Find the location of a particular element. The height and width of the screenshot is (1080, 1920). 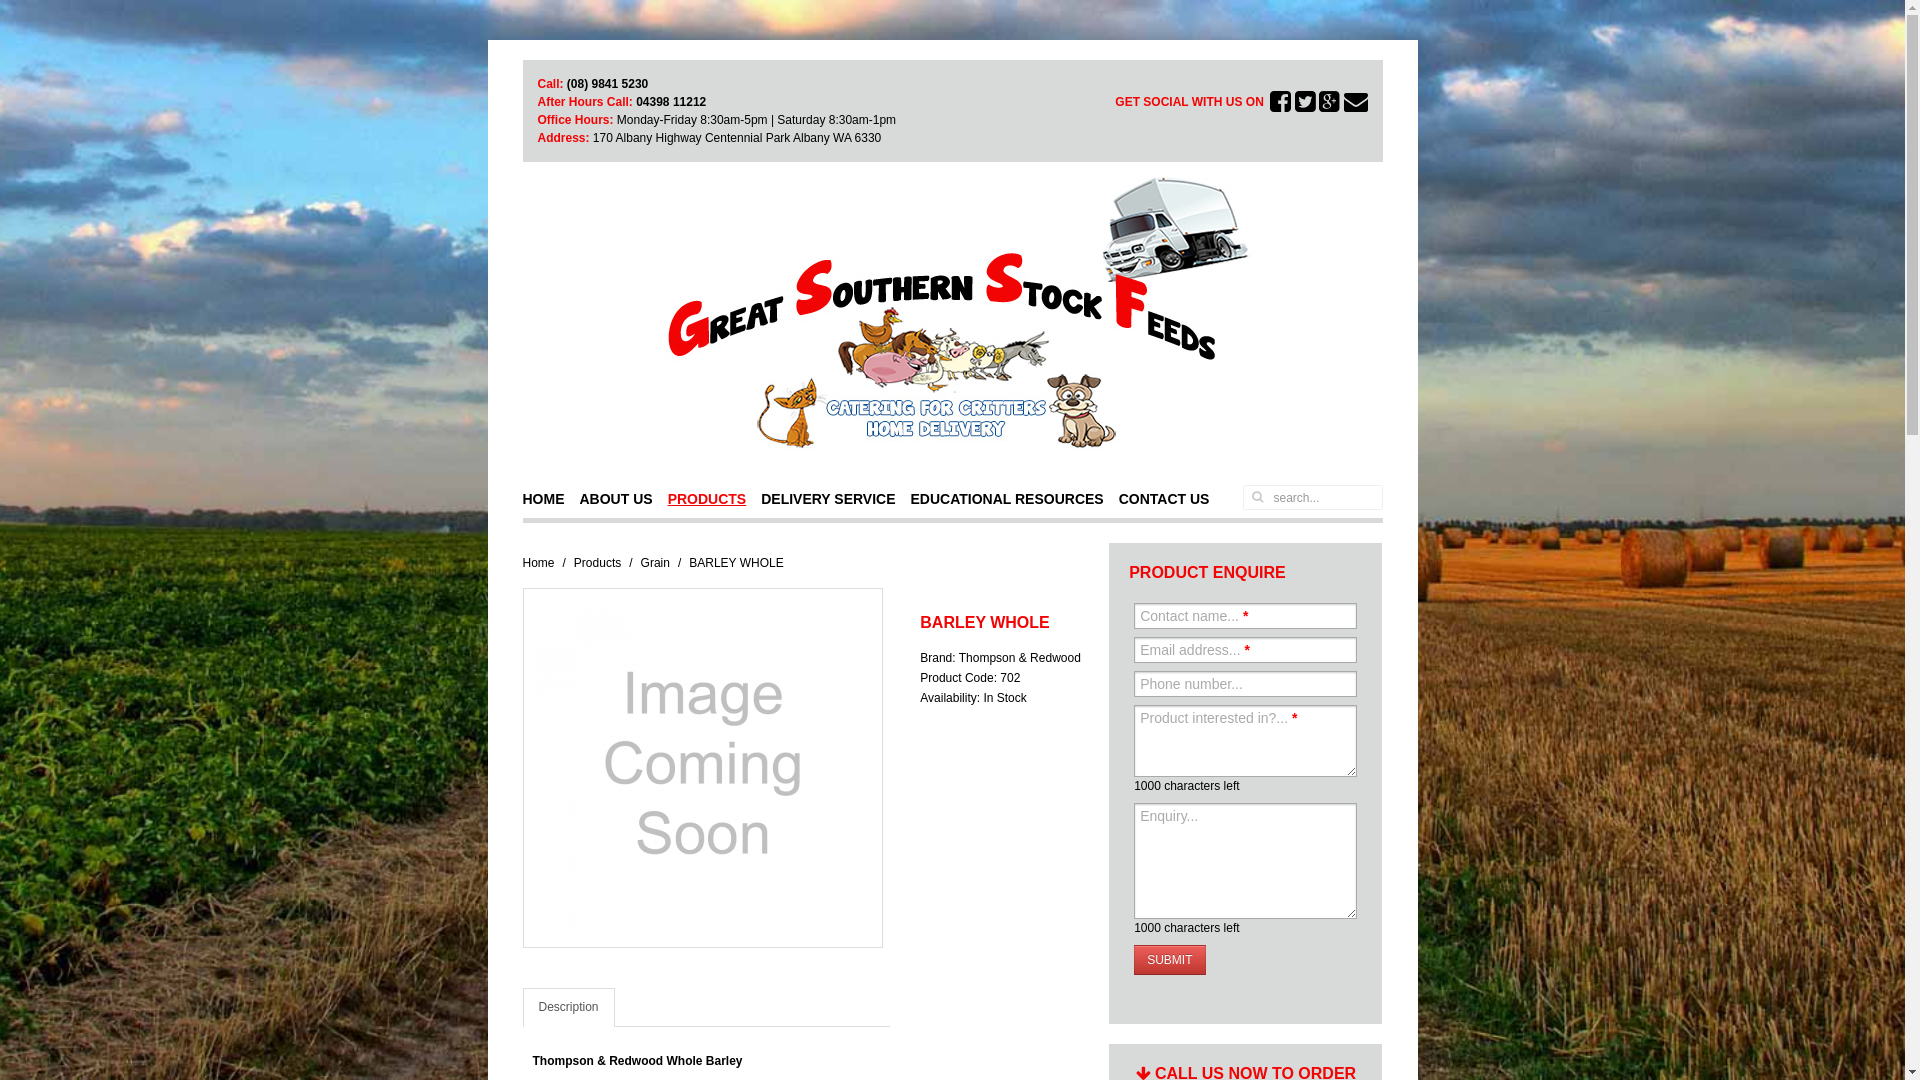

'Description' is located at coordinates (566, 1007).